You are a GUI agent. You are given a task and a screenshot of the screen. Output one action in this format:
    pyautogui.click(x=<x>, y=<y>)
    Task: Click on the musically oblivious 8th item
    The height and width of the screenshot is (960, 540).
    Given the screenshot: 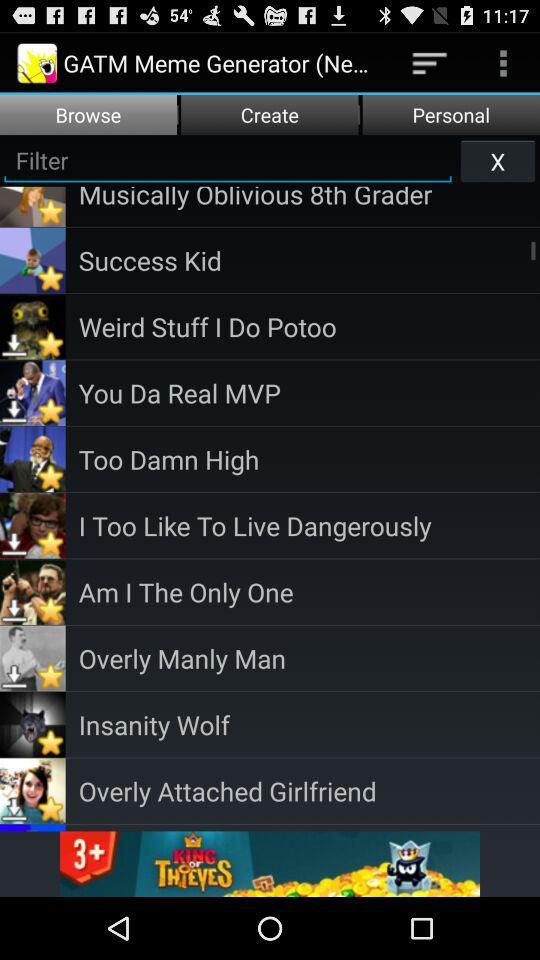 What is the action you would take?
    pyautogui.click(x=309, y=198)
    